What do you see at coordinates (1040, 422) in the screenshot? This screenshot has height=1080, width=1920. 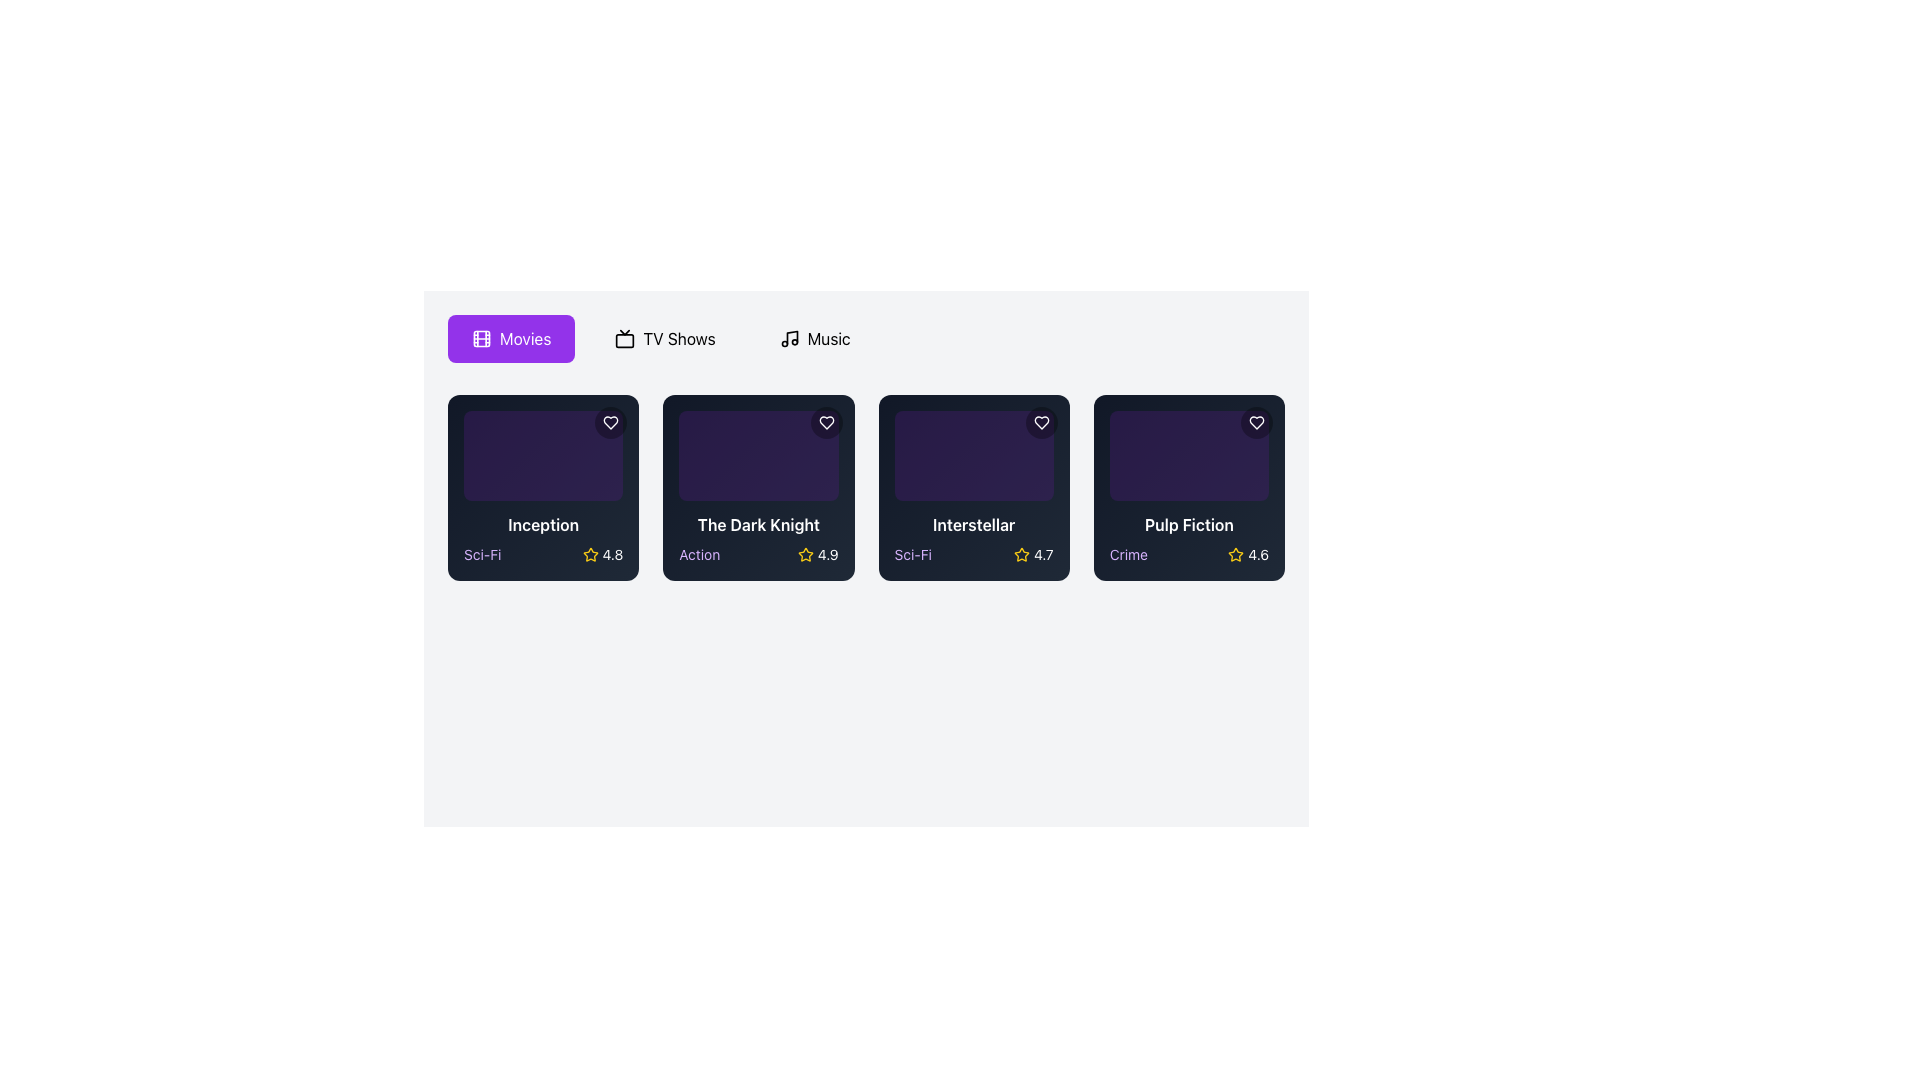 I see `the heart icon located at the top-right corner of the 'Interstellar' movie card to like or favorite it` at bounding box center [1040, 422].